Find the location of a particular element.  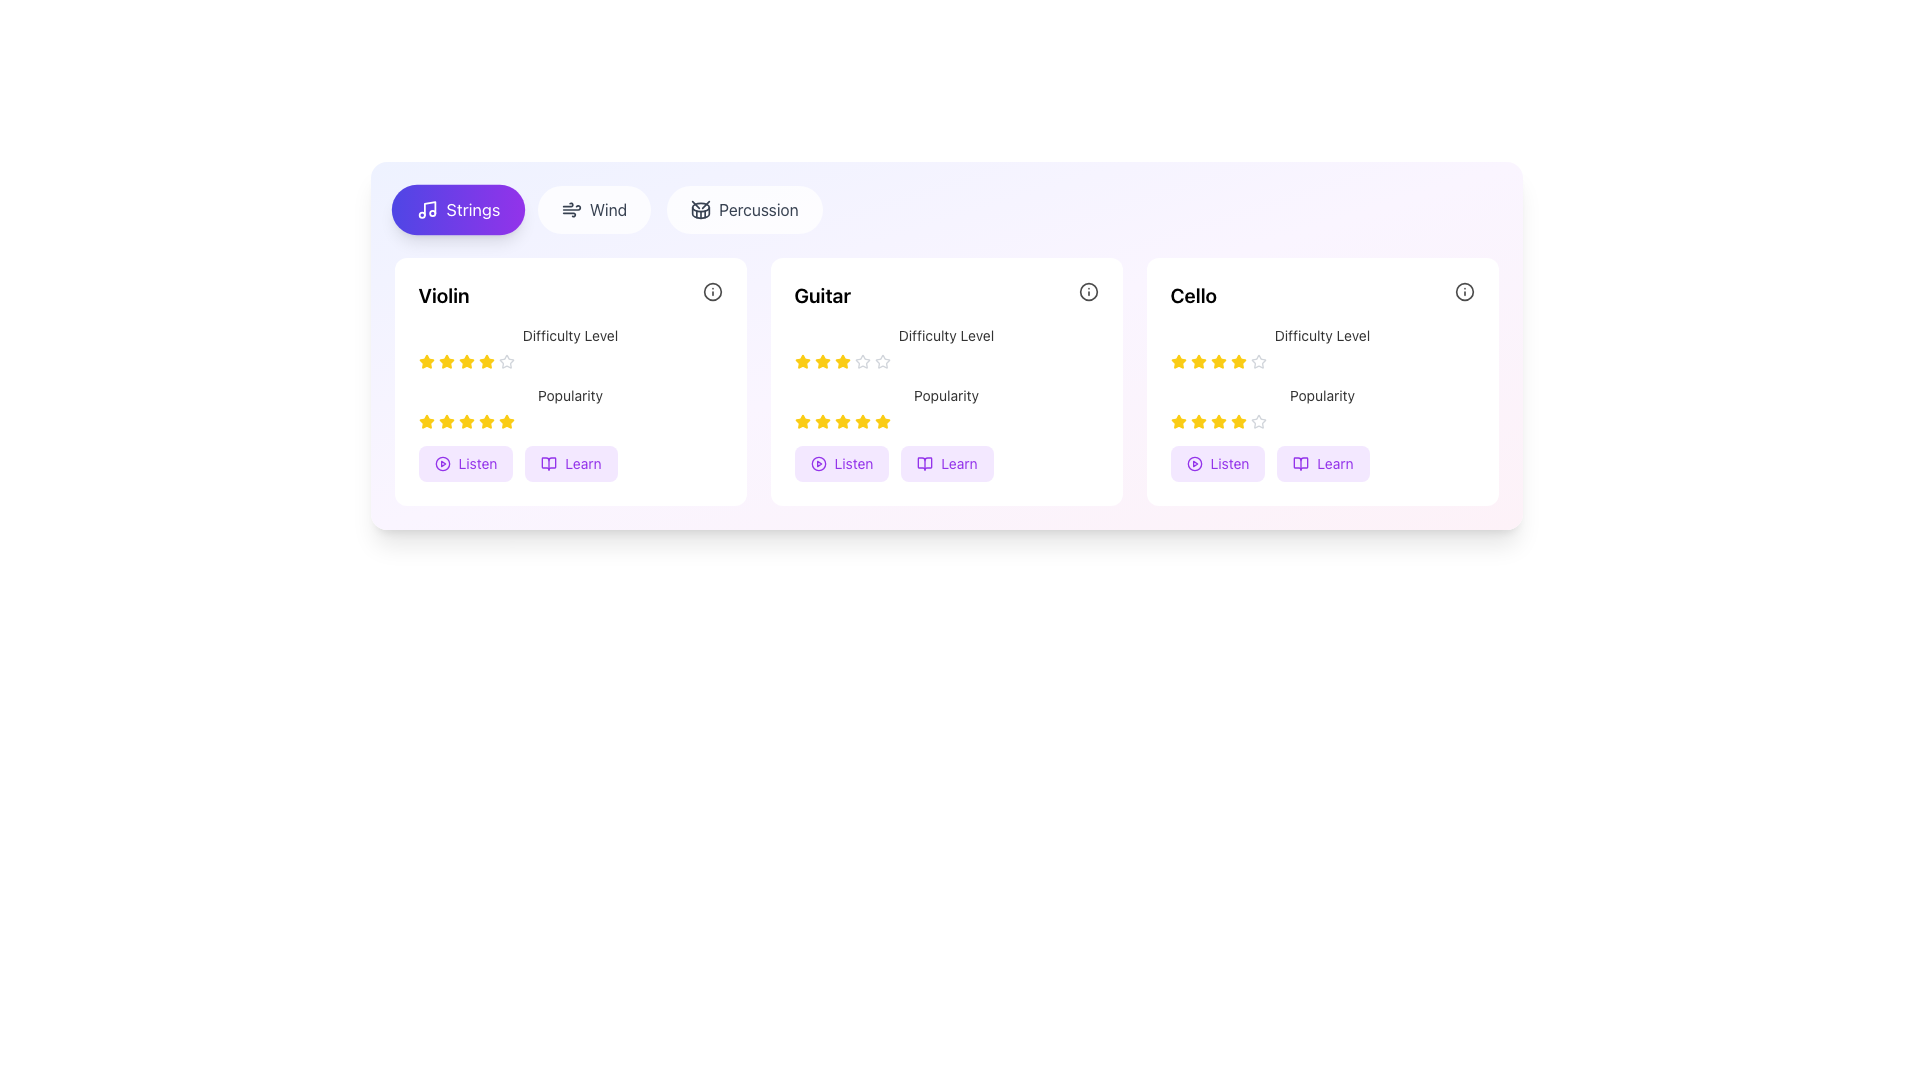

the third yellow-colored star icon in the 'Popularity' rating section of the 'Guitar' card is located at coordinates (822, 420).